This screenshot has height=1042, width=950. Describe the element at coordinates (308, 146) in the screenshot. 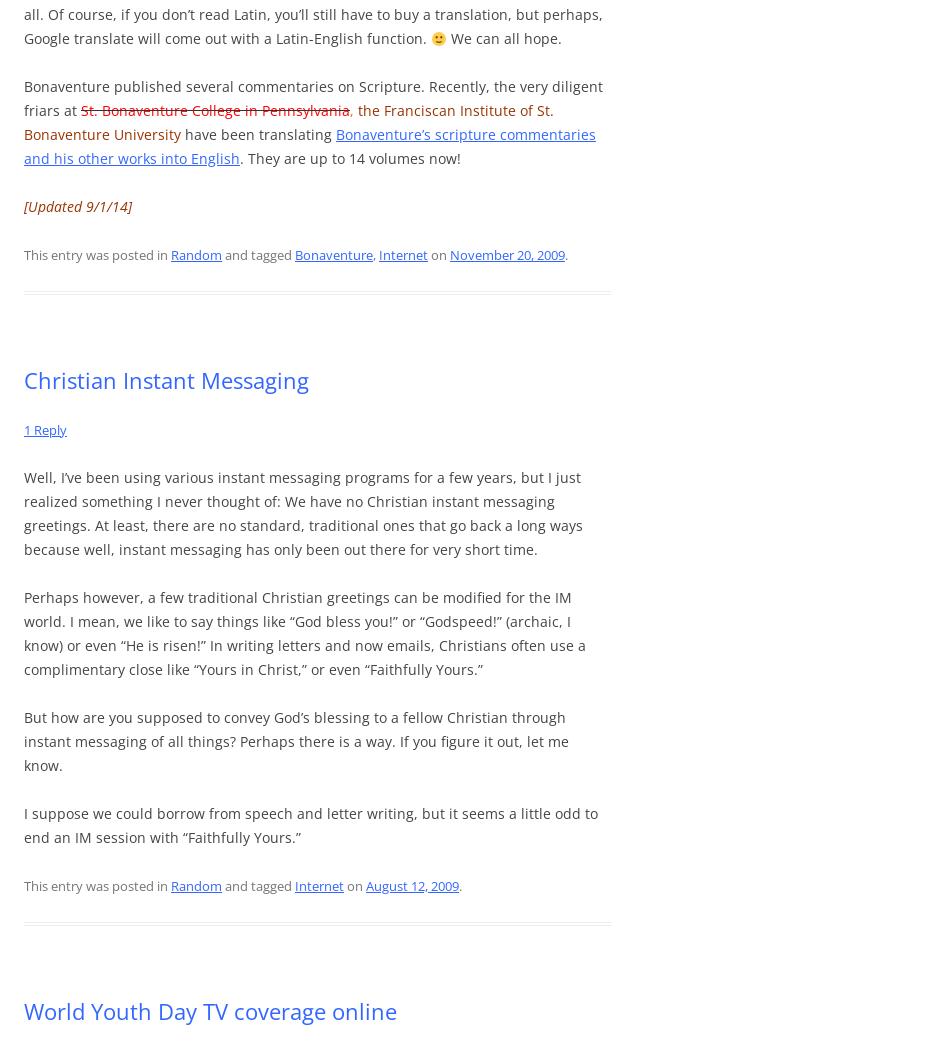

I see `'Bonaventure’s scripture commentaries and his other works into English'` at that location.